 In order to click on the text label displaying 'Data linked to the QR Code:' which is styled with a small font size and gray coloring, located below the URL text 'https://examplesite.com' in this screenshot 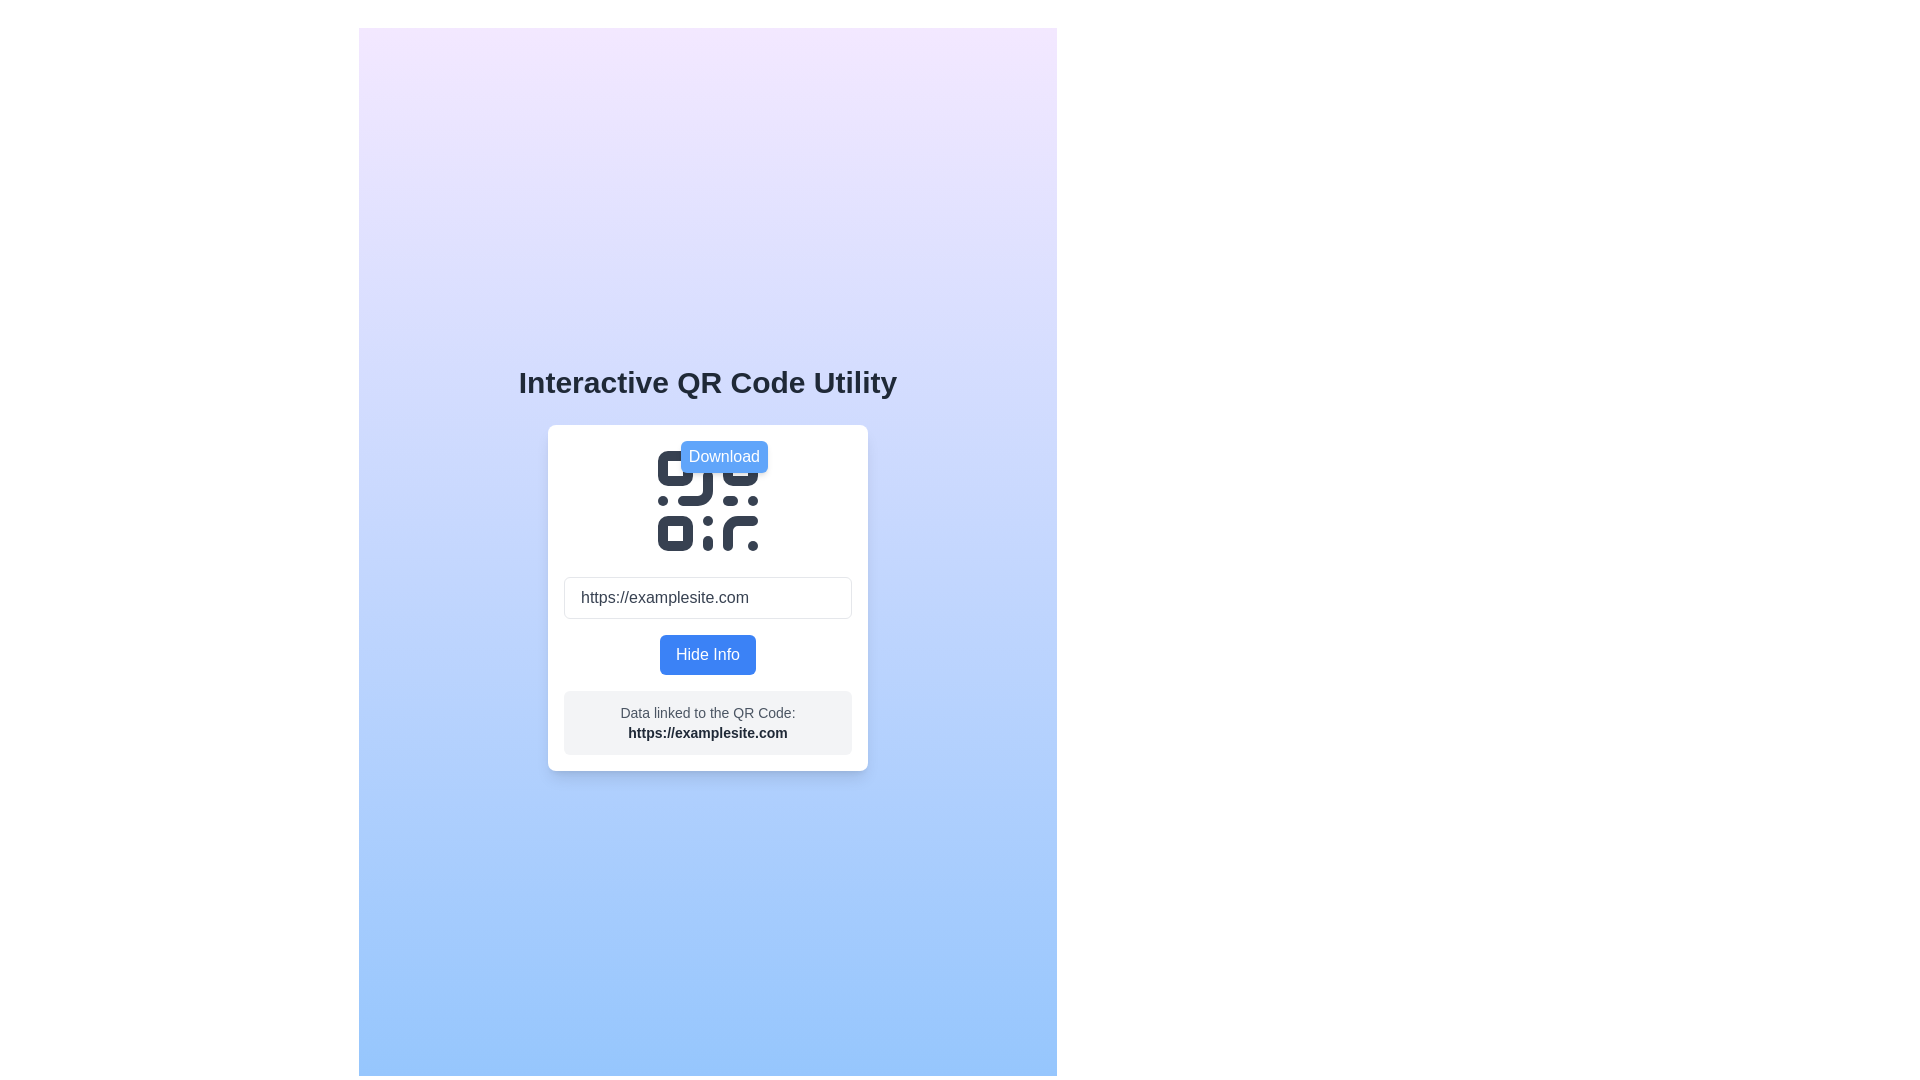, I will do `click(708, 712)`.